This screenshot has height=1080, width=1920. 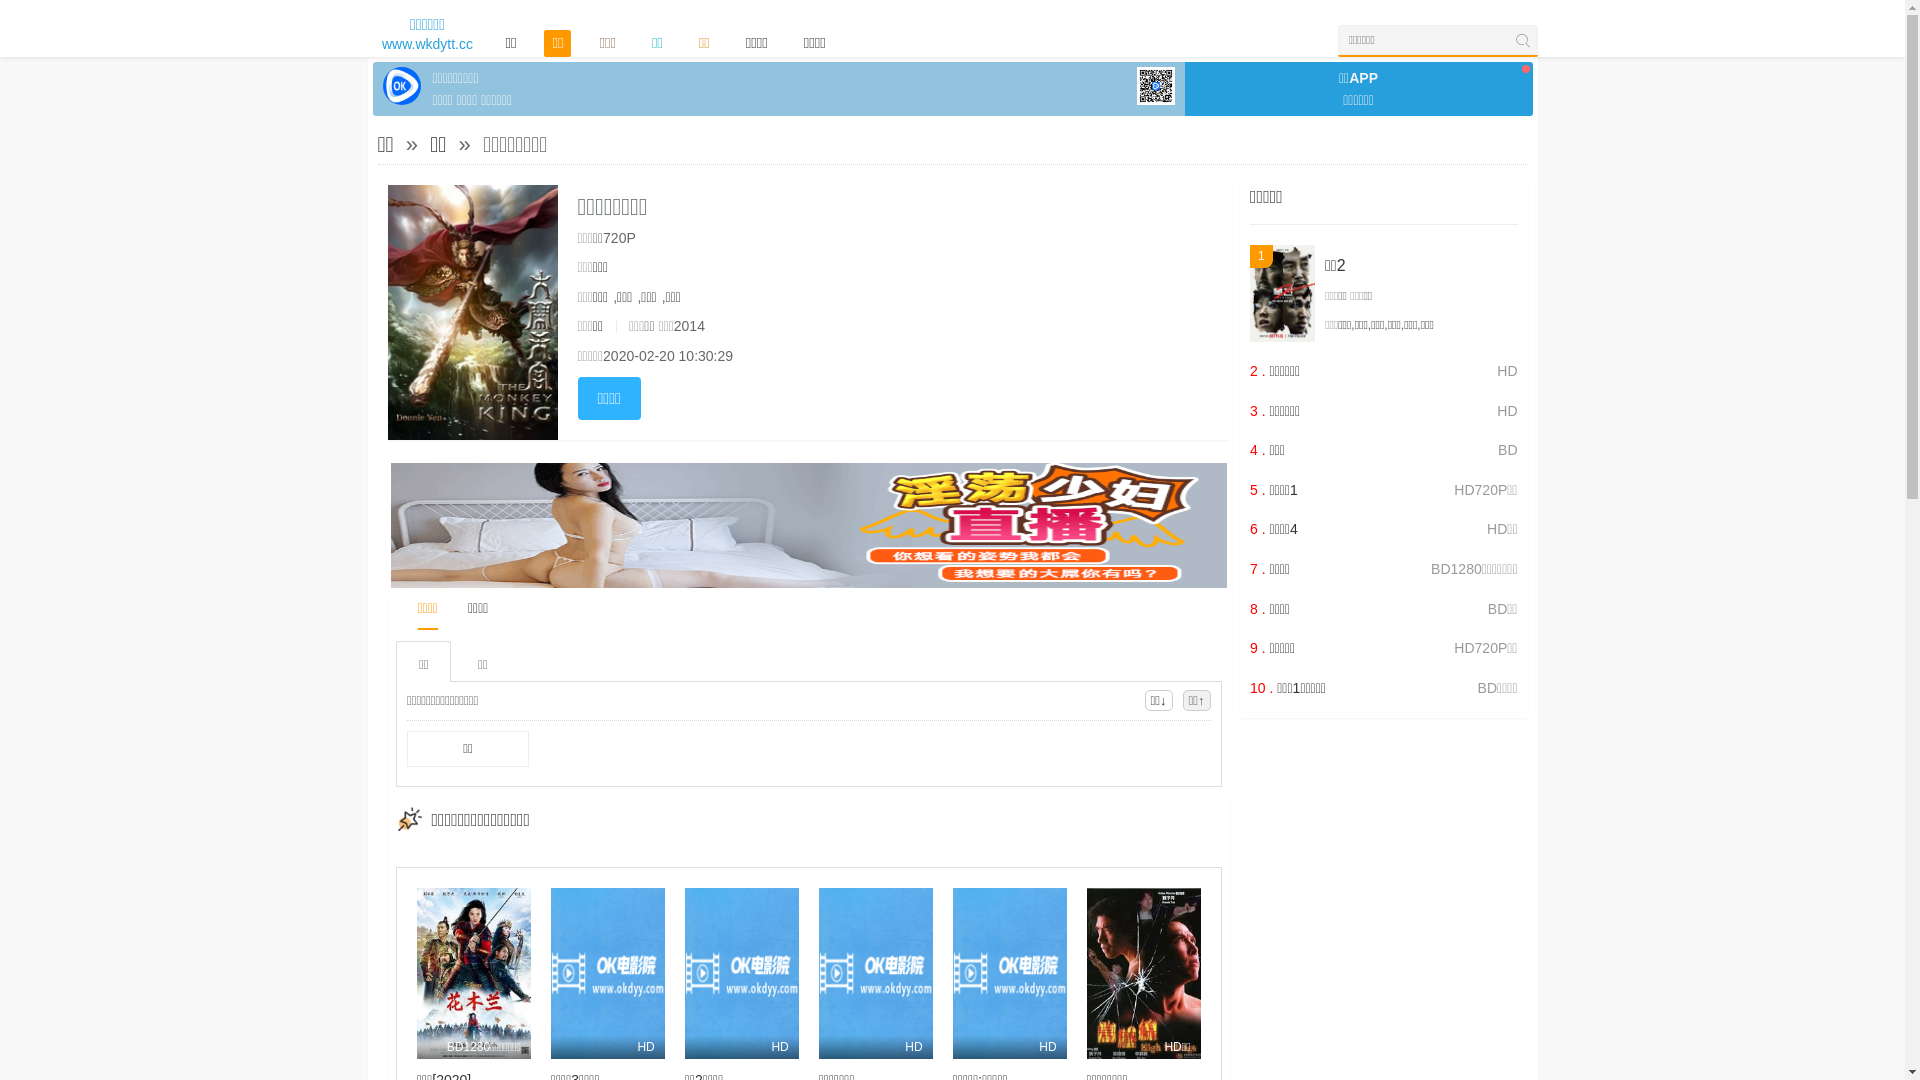 I want to click on 'HD', so click(x=685, y=972).